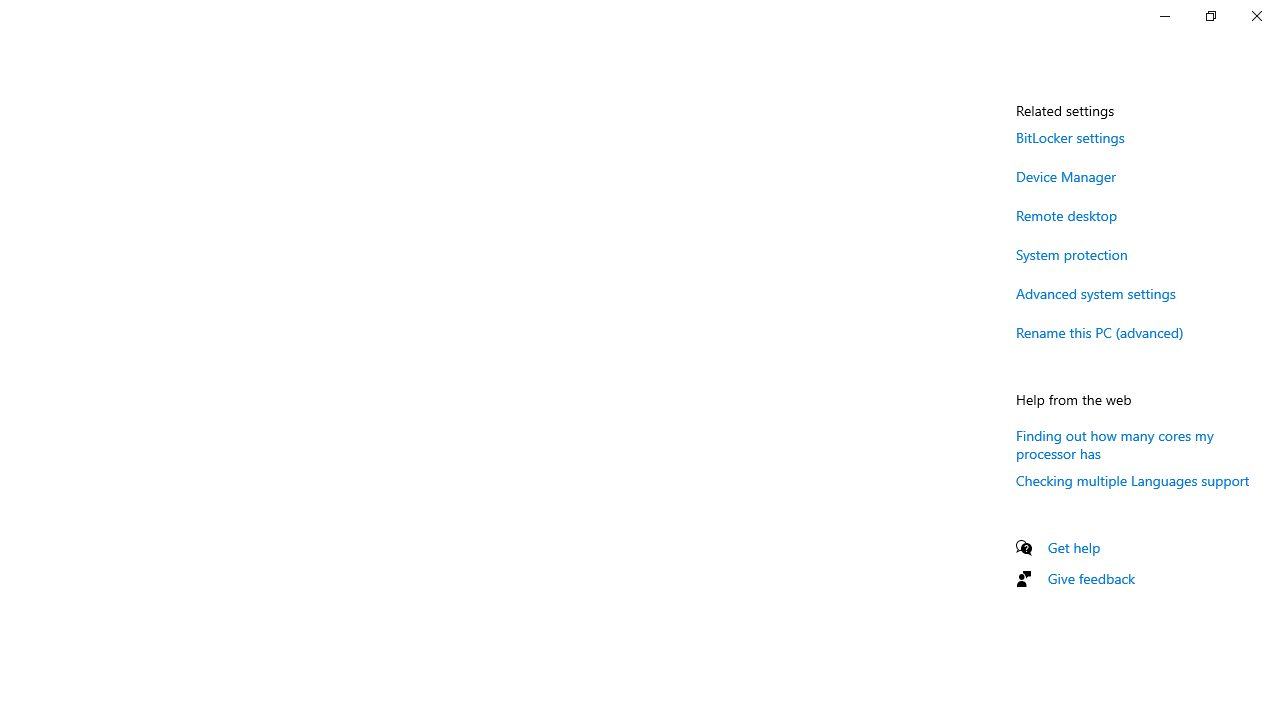 The width and height of the screenshot is (1280, 720). Describe the element at coordinates (1133, 480) in the screenshot. I see `'Checking multiple Languages support'` at that location.